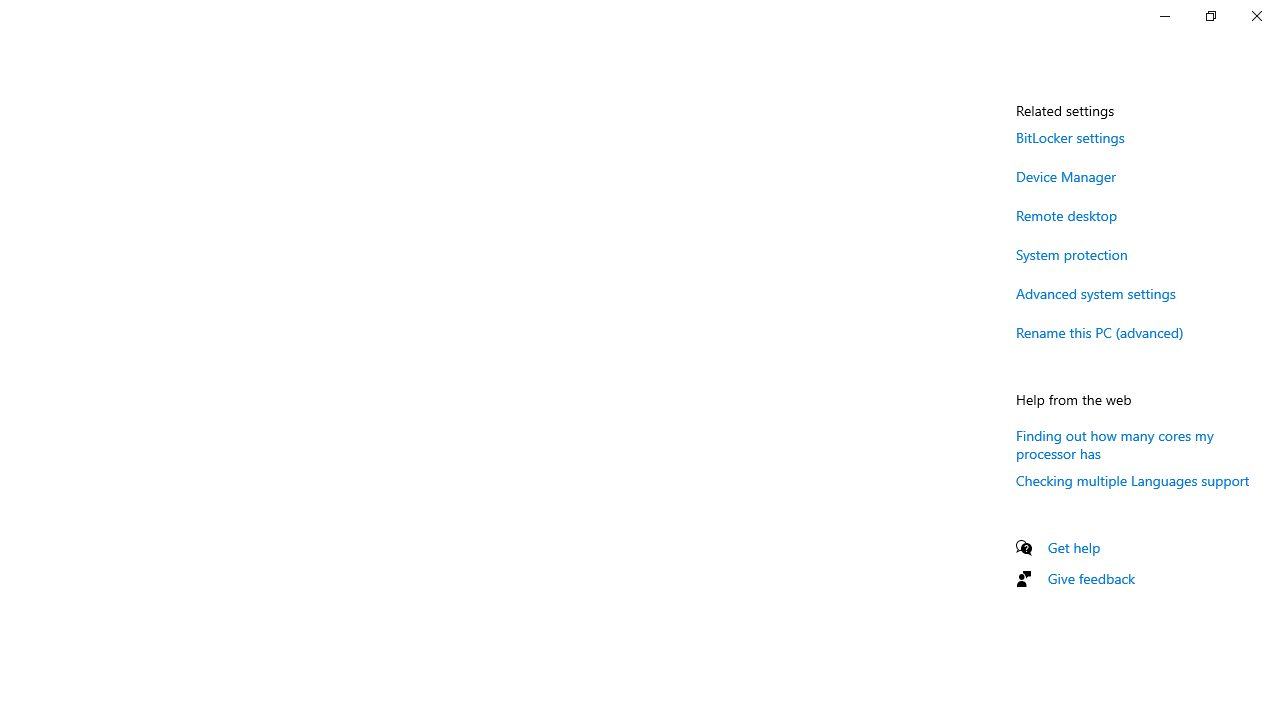 The width and height of the screenshot is (1280, 720). Describe the element at coordinates (1133, 480) in the screenshot. I see `'Checking multiple Languages support'` at that location.